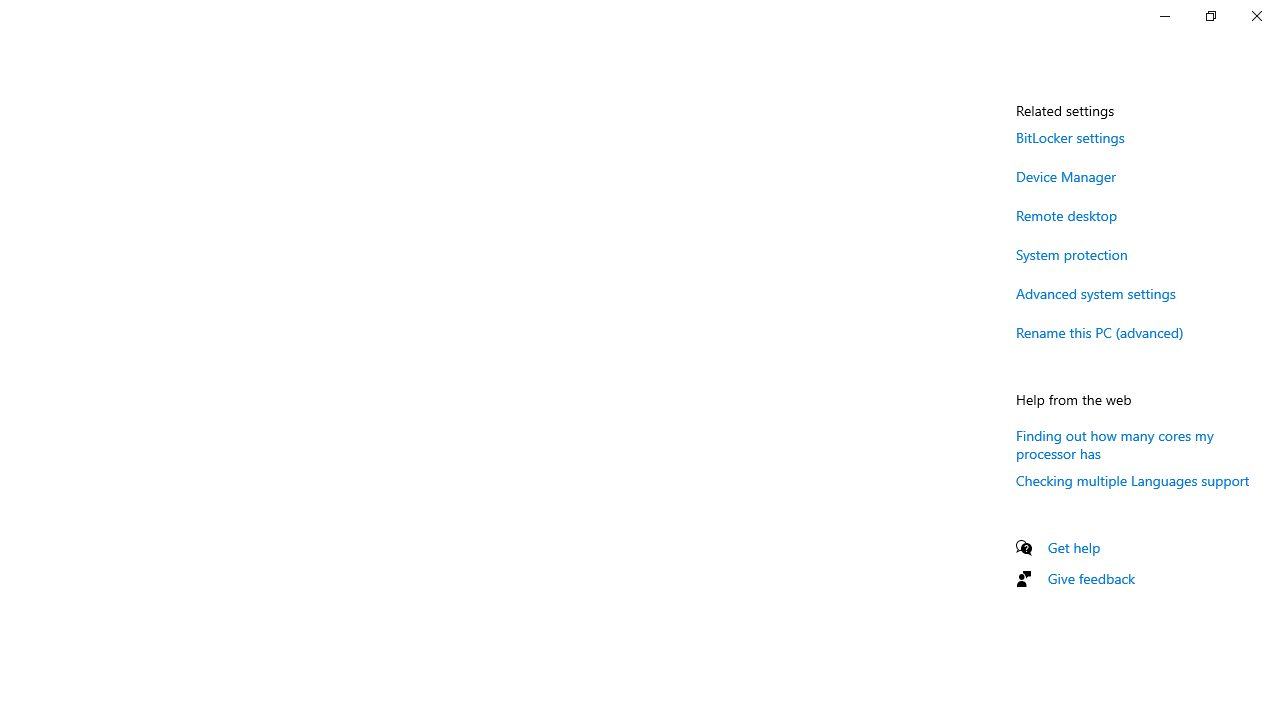 The width and height of the screenshot is (1280, 720). Describe the element at coordinates (1133, 480) in the screenshot. I see `'Checking multiple Languages support'` at that location.